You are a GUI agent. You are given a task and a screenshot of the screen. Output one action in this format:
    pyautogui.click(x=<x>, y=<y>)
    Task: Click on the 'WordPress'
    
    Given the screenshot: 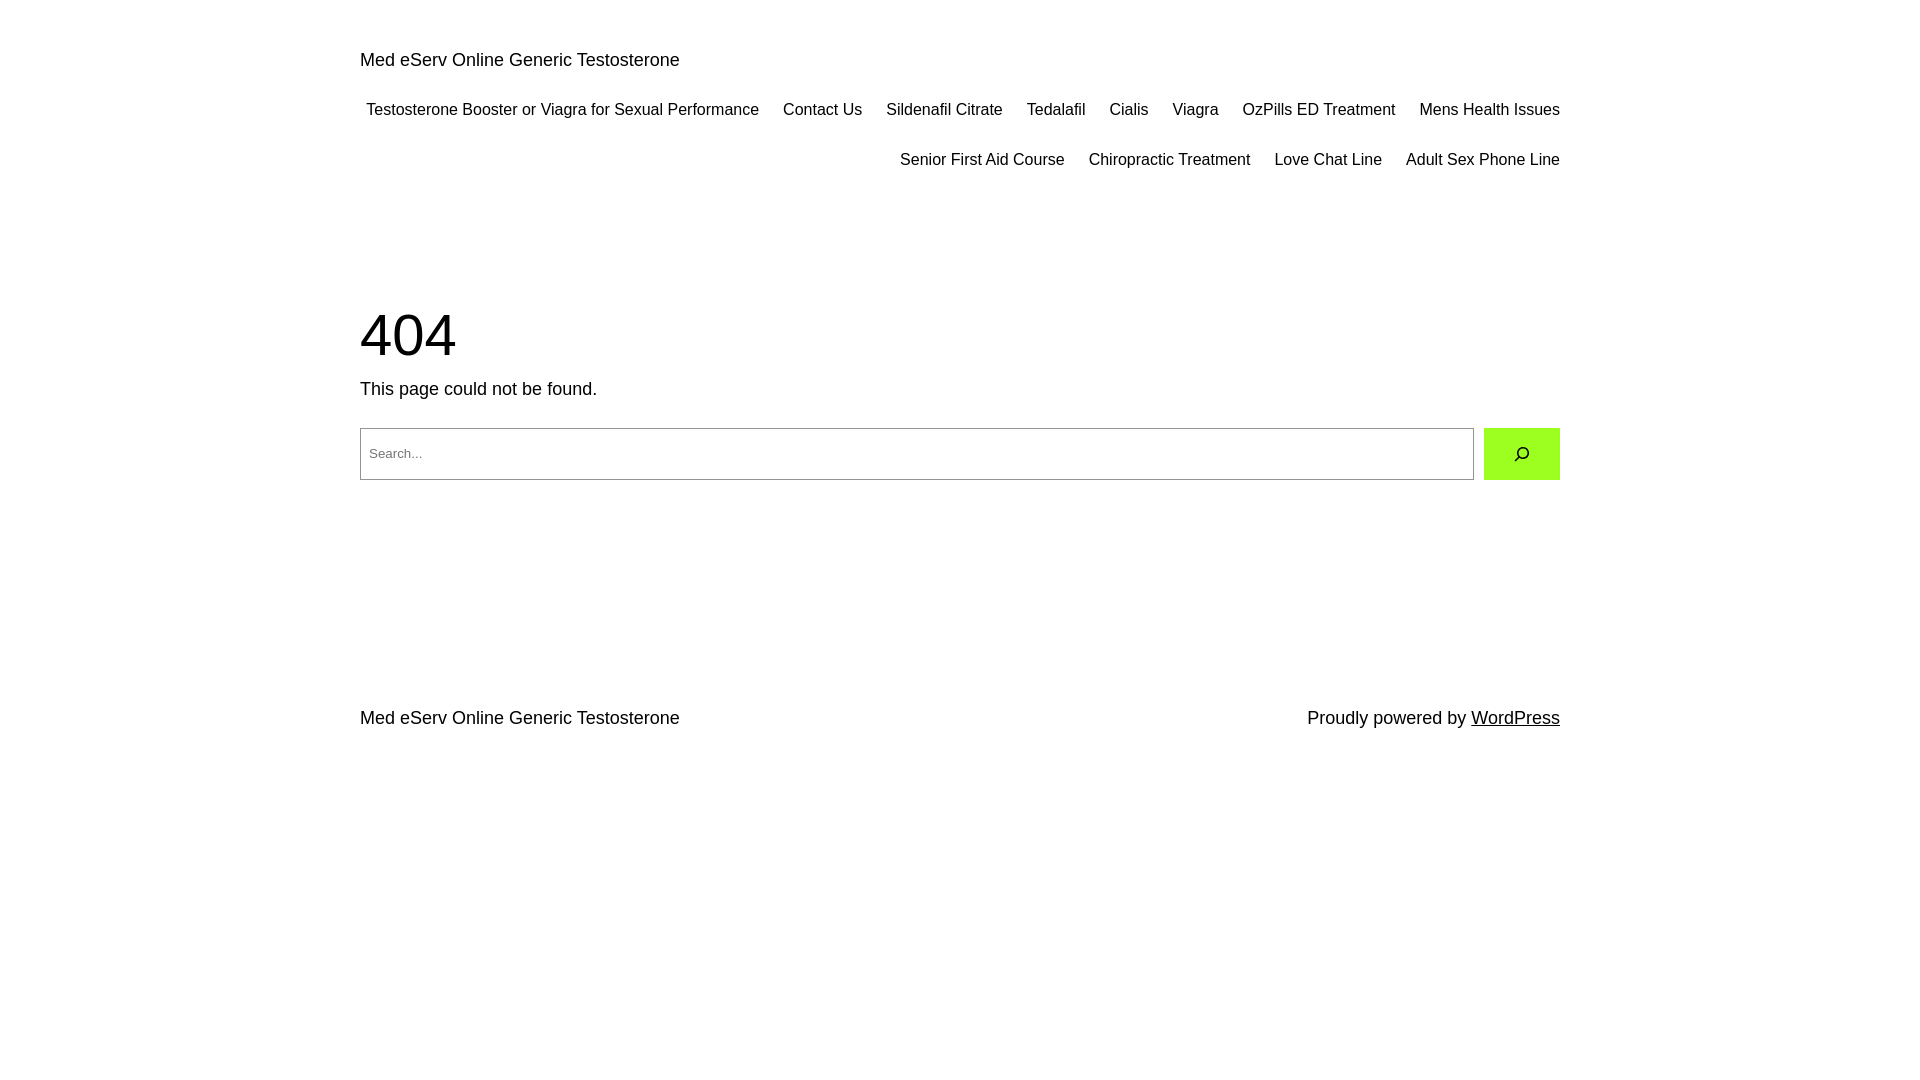 What is the action you would take?
    pyautogui.click(x=1515, y=716)
    